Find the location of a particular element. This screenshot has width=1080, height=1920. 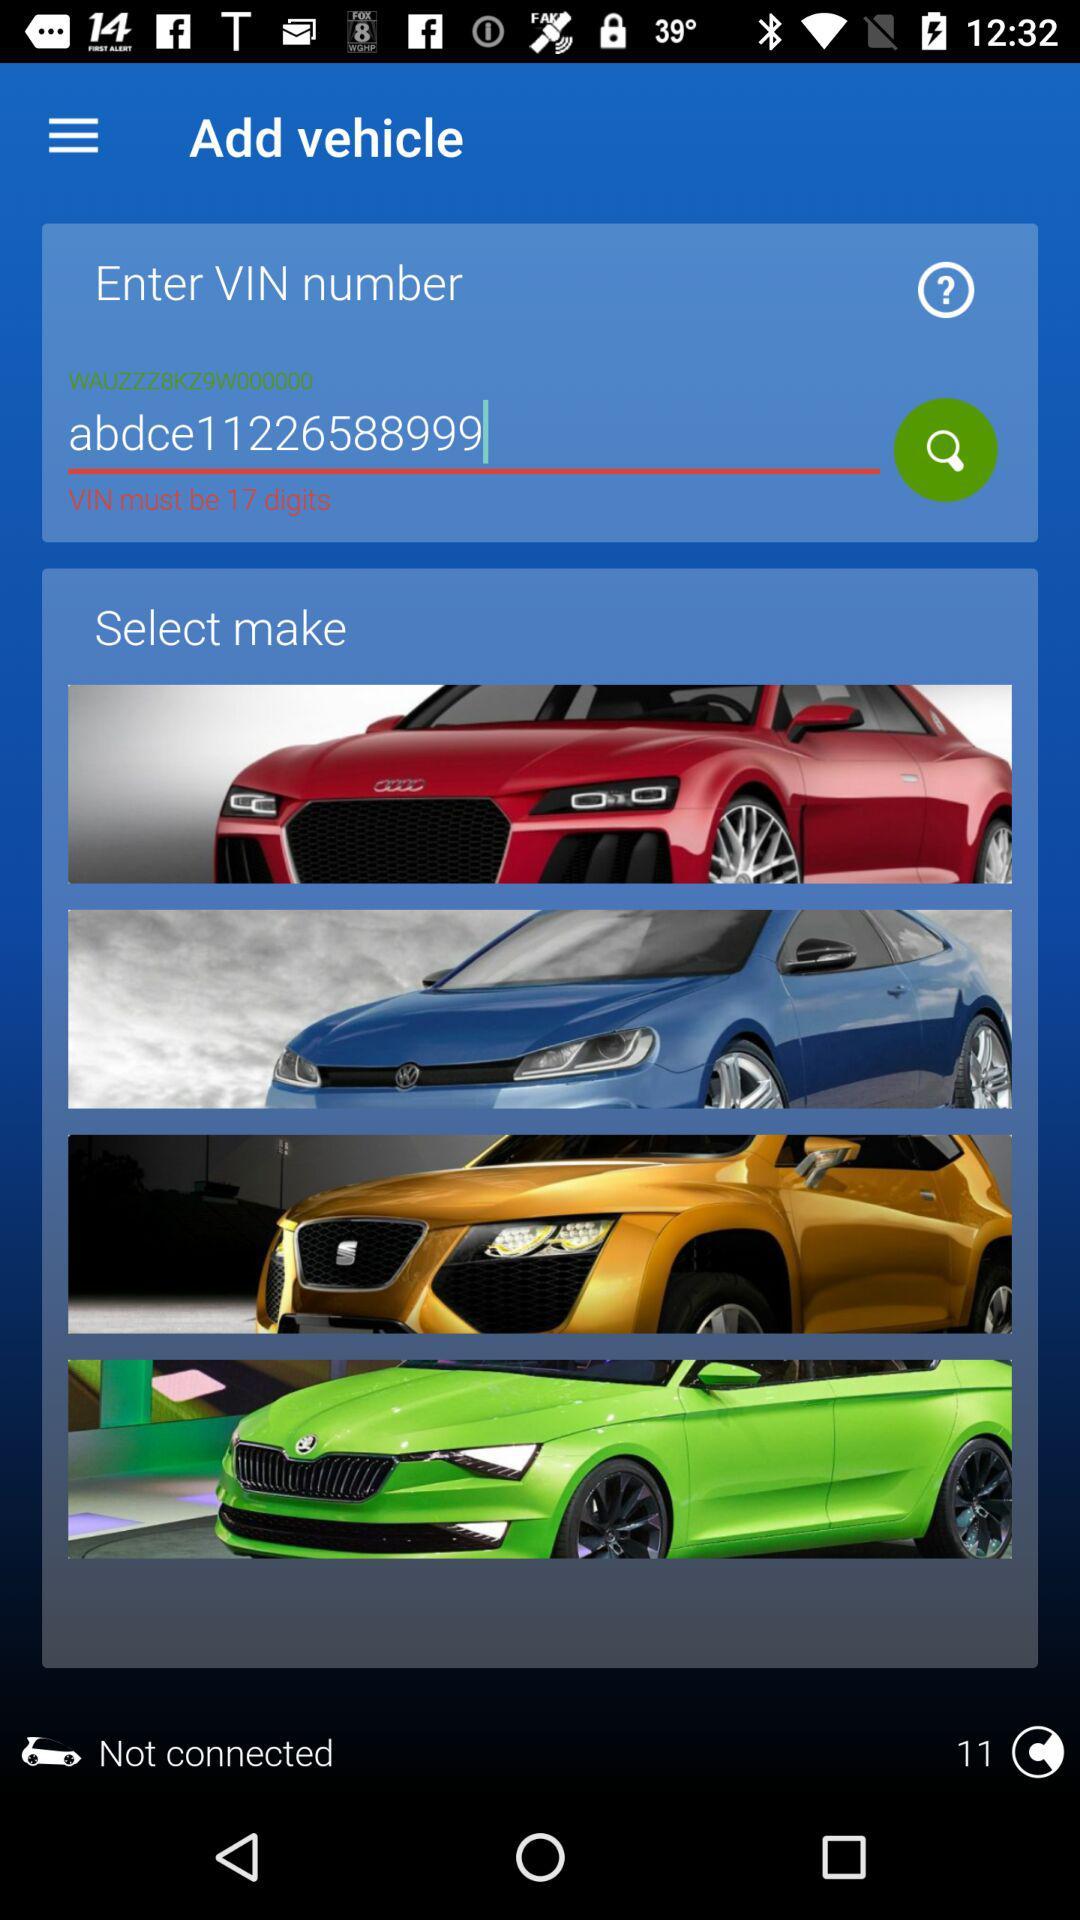

make of car is located at coordinates (540, 783).